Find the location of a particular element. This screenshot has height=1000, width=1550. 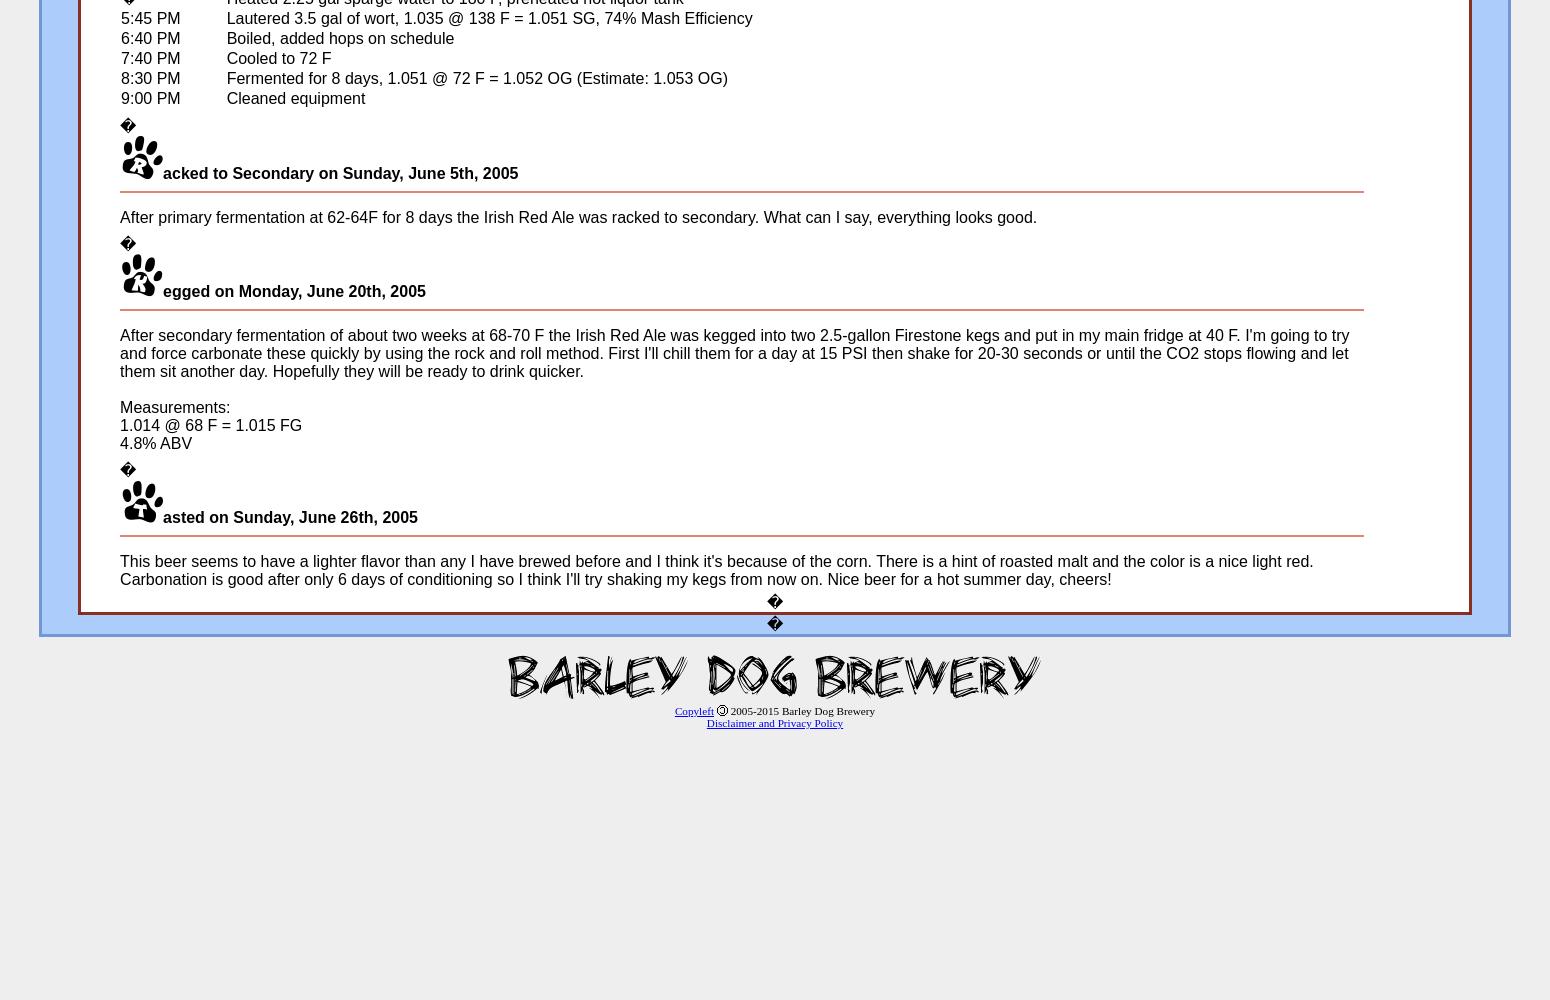

'4.8% ABV' is located at coordinates (155, 442).